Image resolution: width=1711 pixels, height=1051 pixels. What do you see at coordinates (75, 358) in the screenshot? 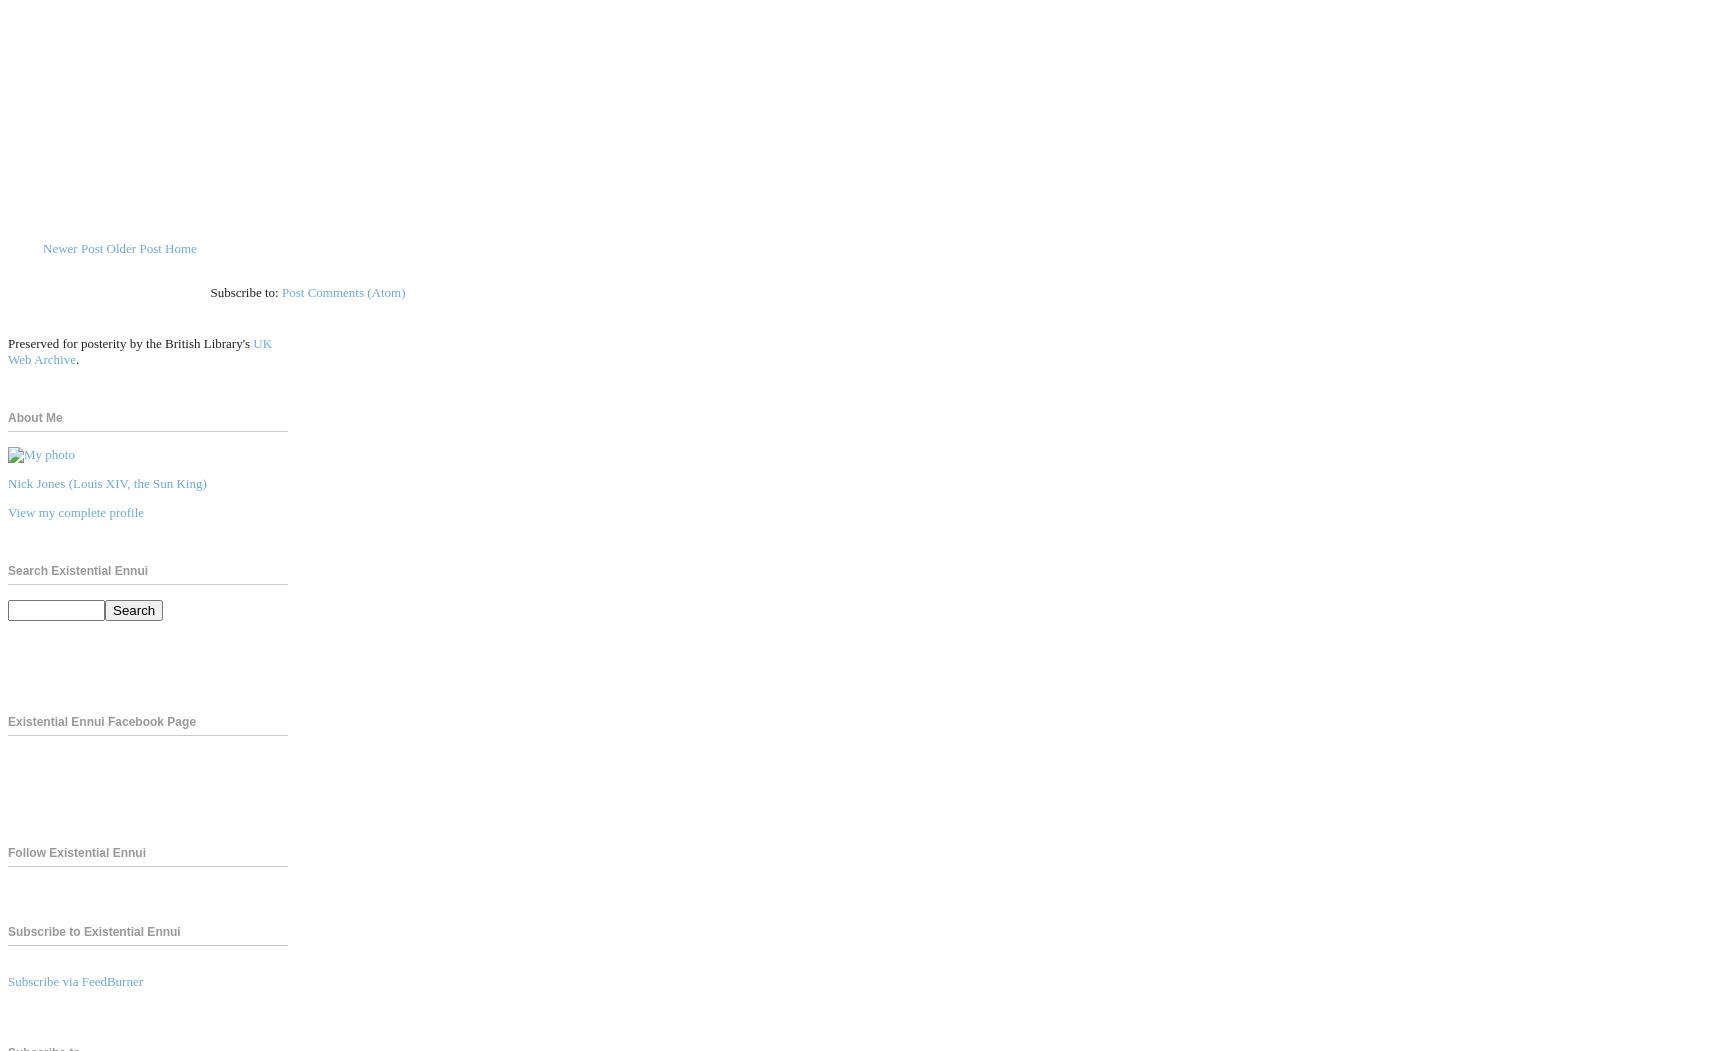
I see `'.'` at bounding box center [75, 358].